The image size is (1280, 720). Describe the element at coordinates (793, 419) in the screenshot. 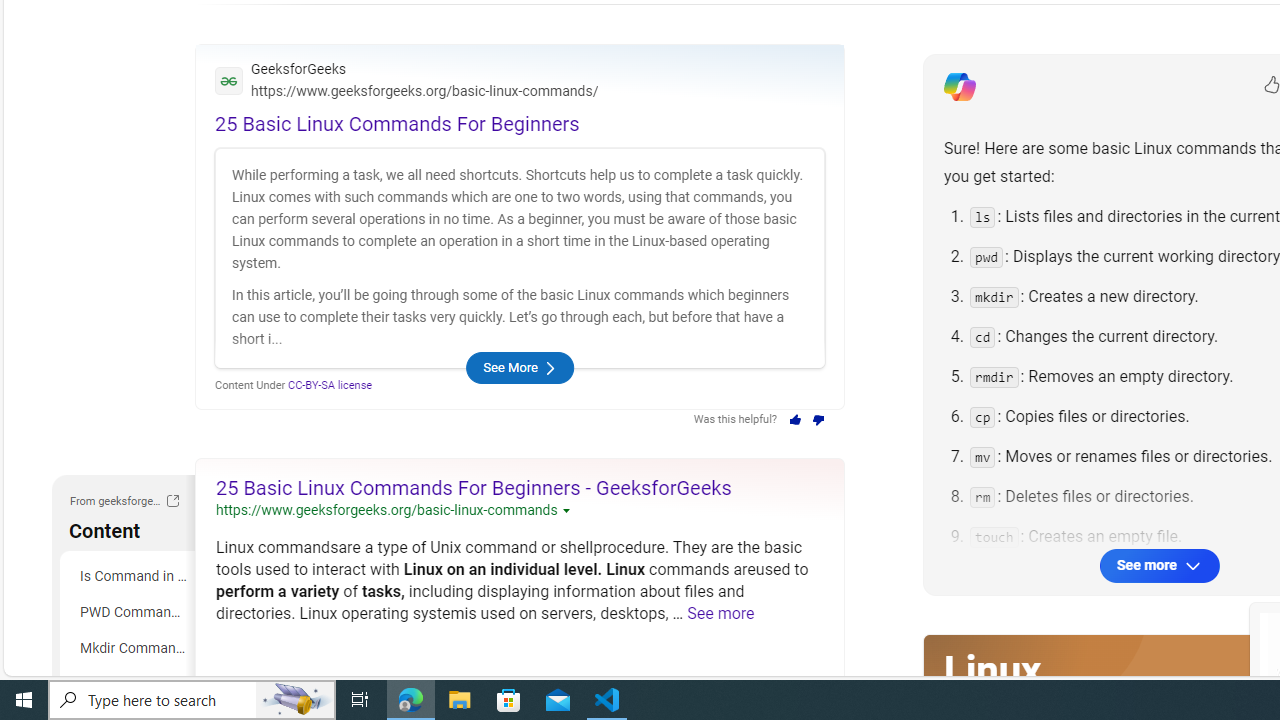

I see `'Thumbs up'` at that location.